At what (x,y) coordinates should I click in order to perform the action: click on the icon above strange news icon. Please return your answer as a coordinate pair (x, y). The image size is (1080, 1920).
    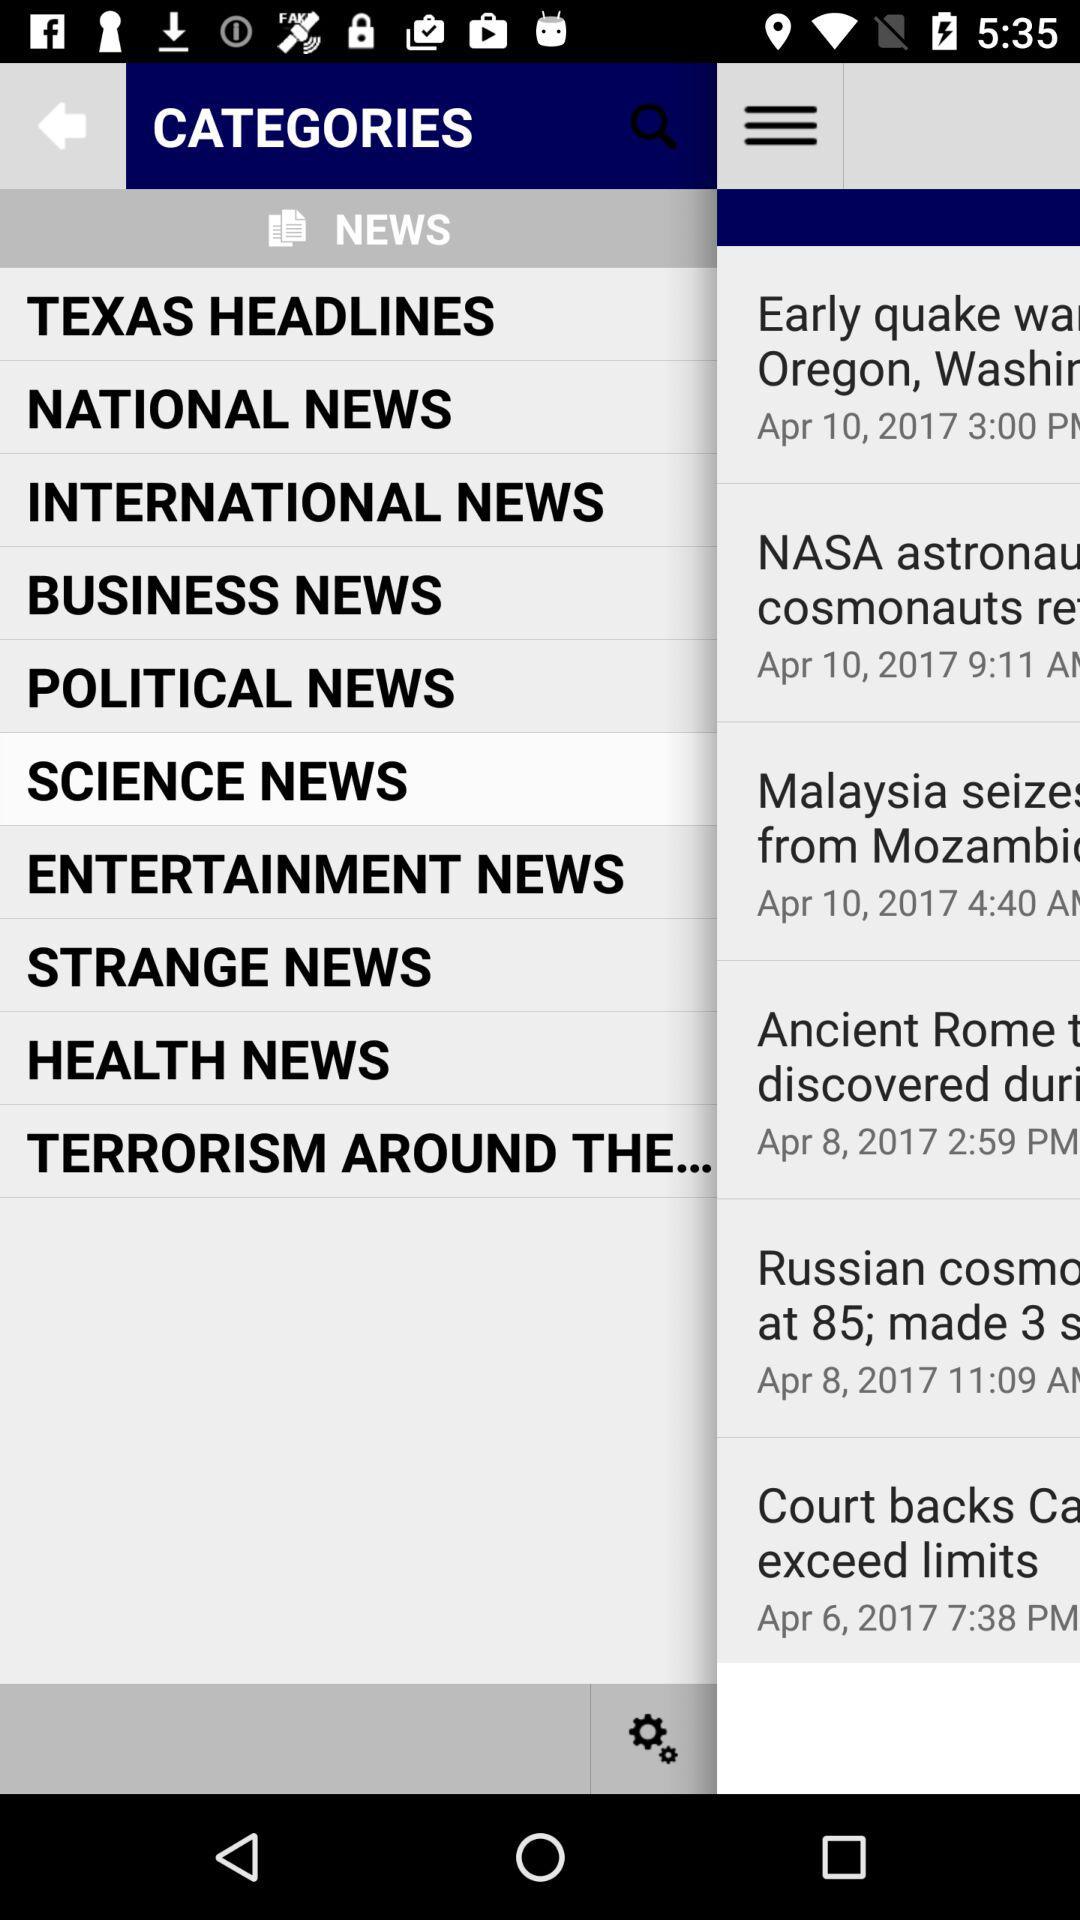
    Looking at the image, I should click on (324, 871).